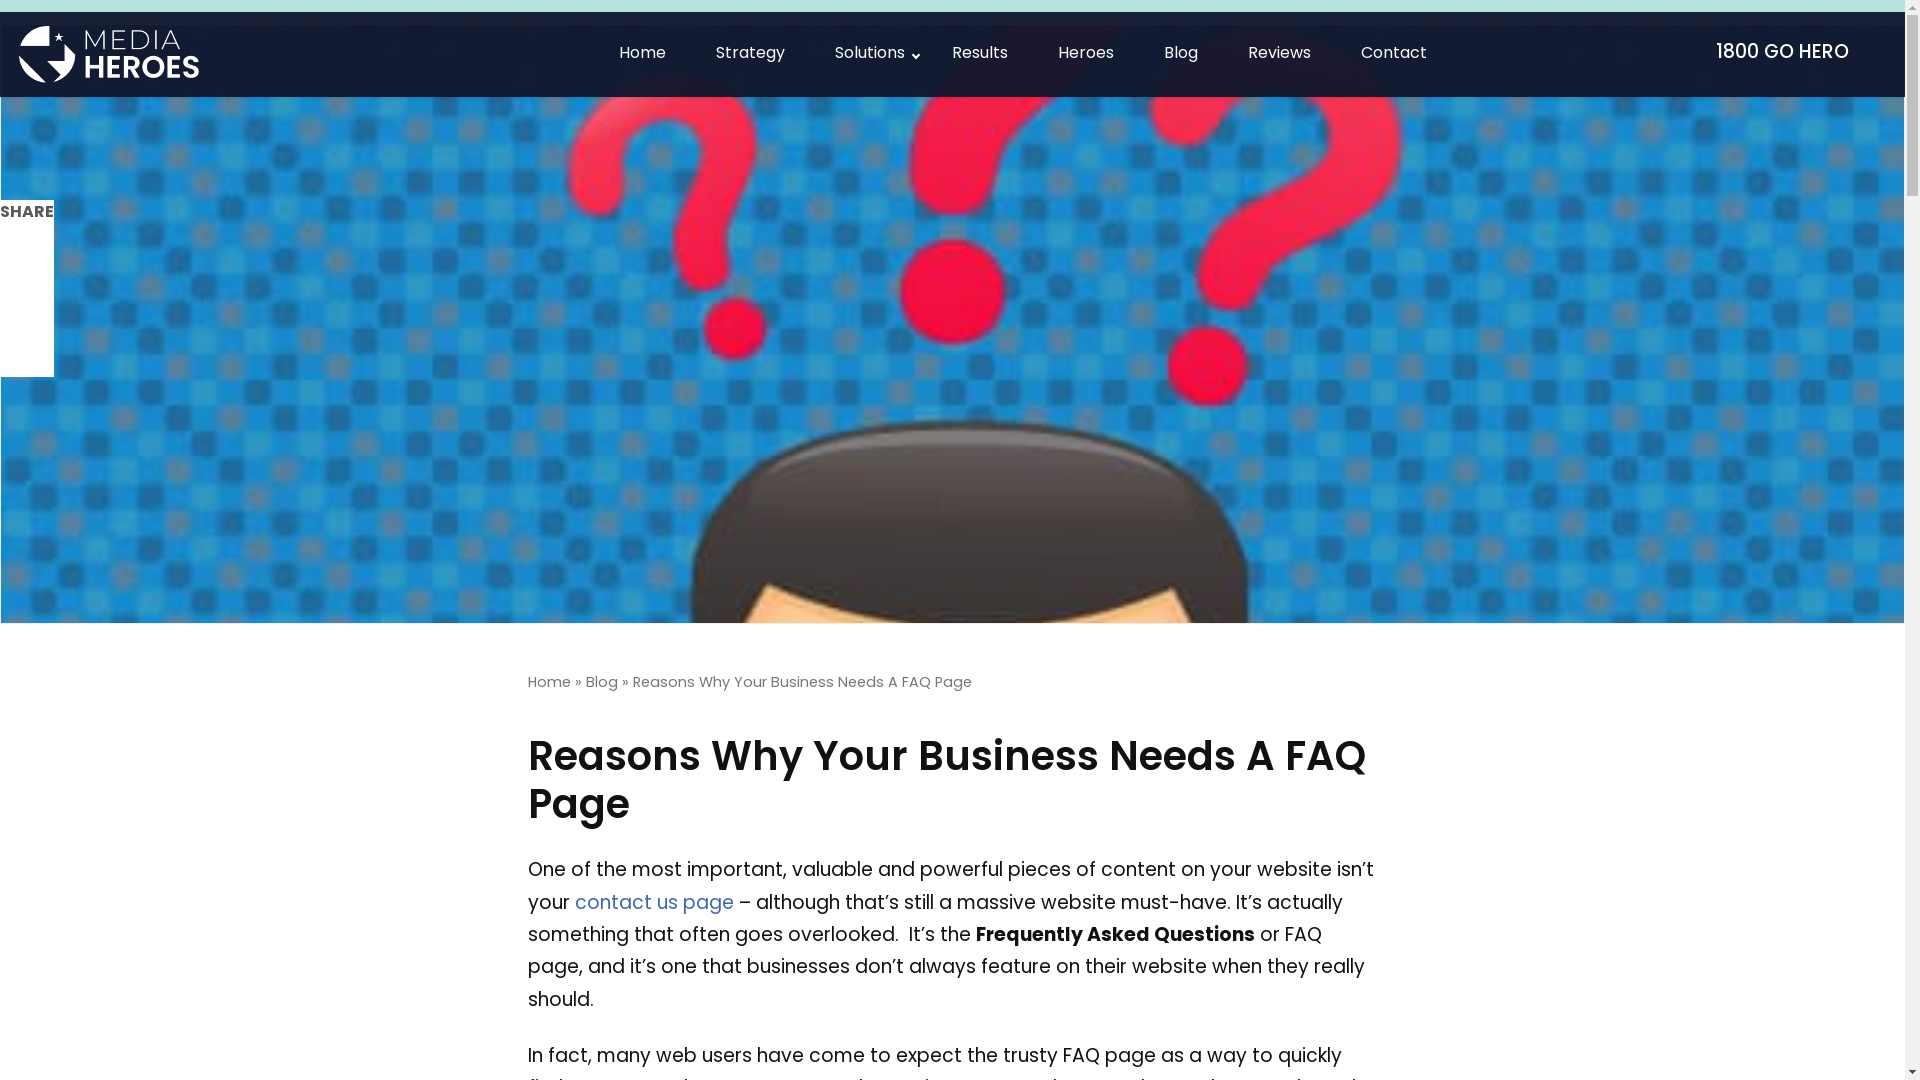 Image resolution: width=1920 pixels, height=1080 pixels. Describe the element at coordinates (600, 682) in the screenshot. I see `'Blog'` at that location.